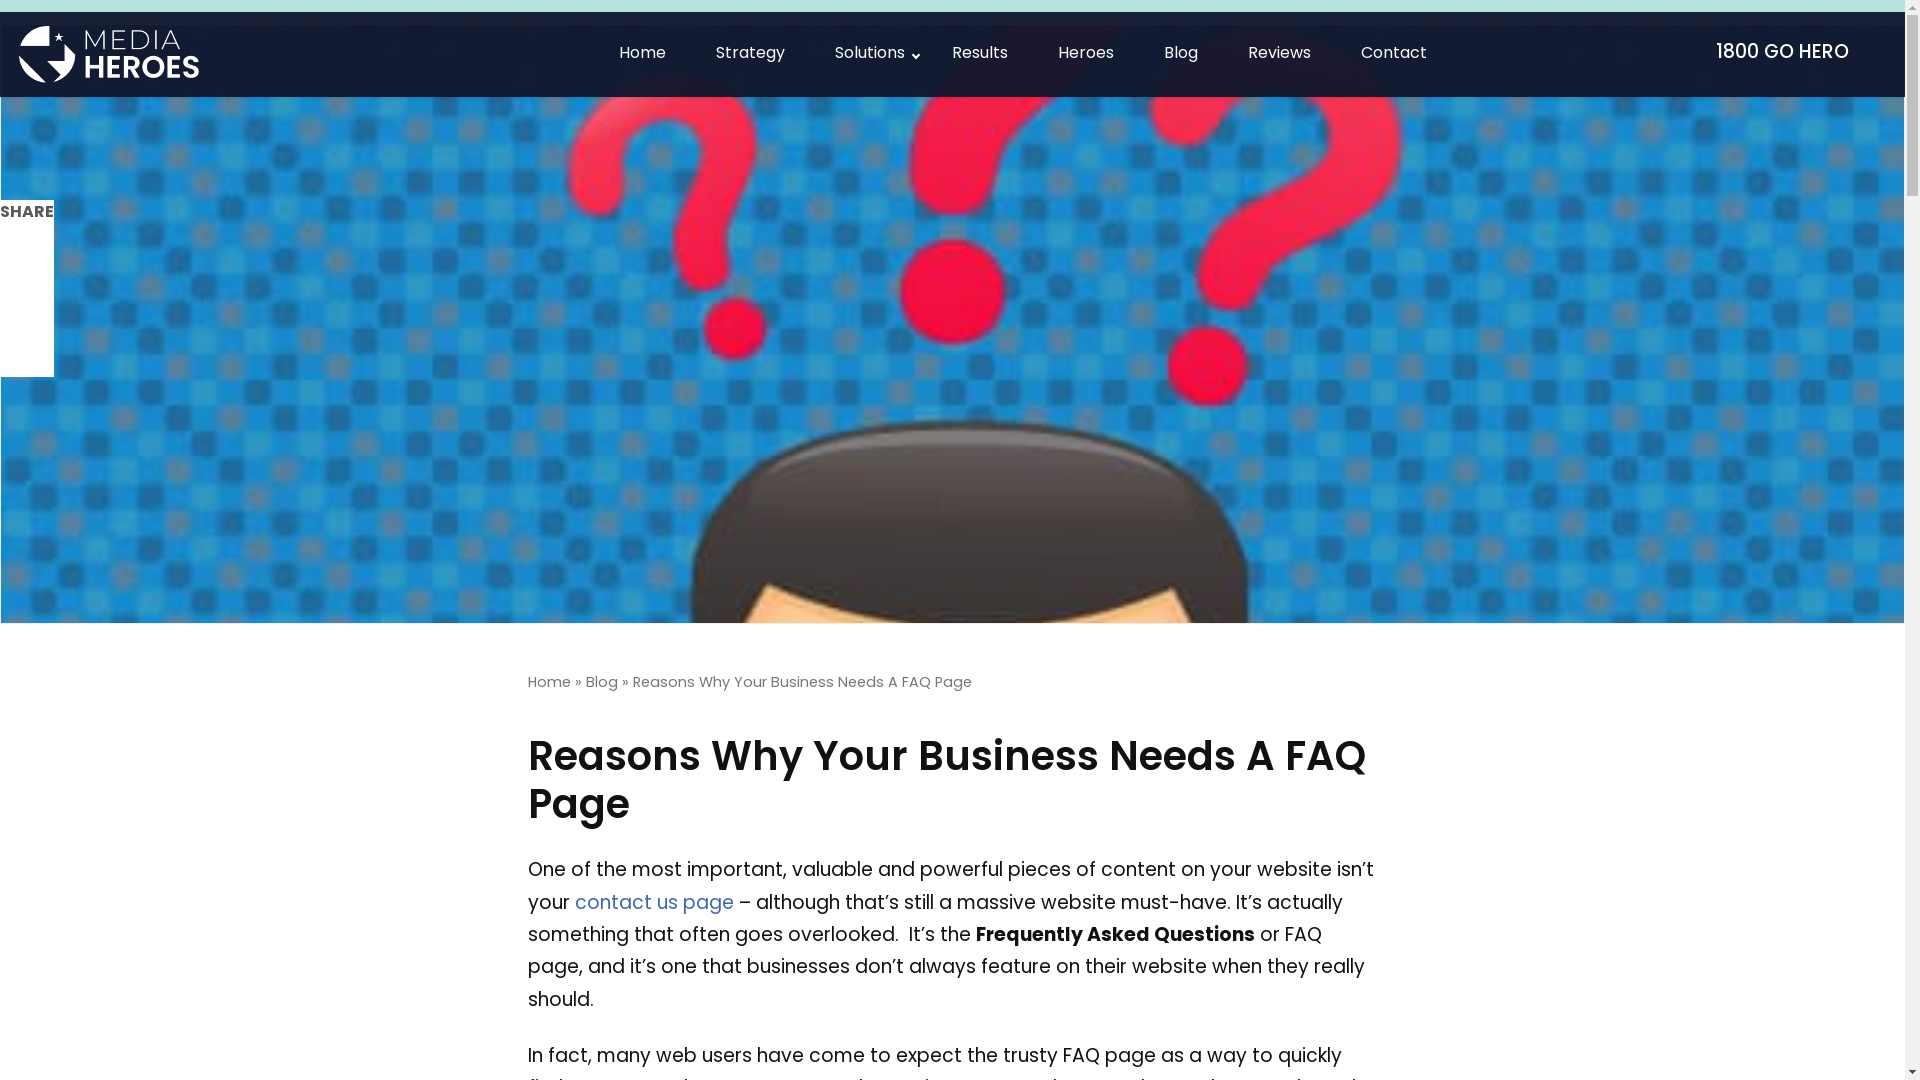 Image resolution: width=1920 pixels, height=1080 pixels. Describe the element at coordinates (600, 682) in the screenshot. I see `'Blog'` at that location.